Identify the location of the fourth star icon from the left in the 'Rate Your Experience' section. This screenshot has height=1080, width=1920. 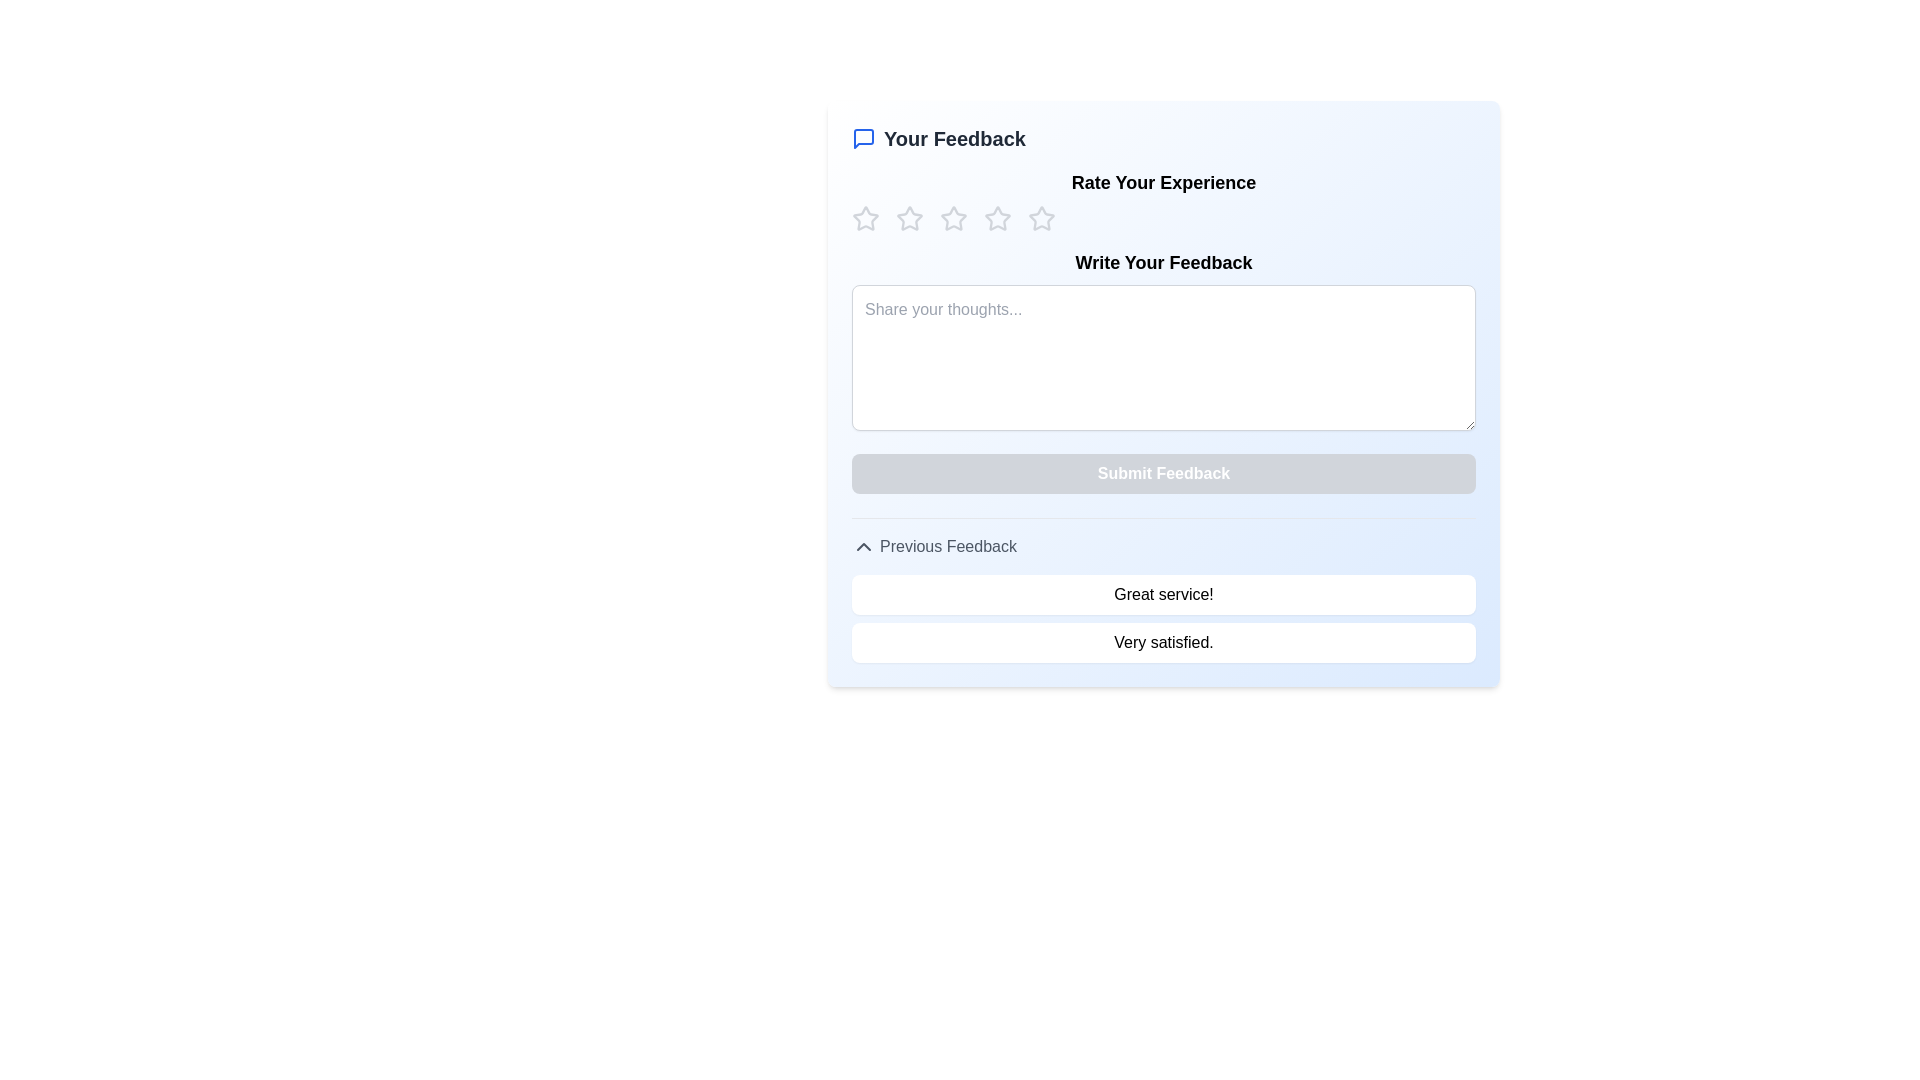
(1040, 218).